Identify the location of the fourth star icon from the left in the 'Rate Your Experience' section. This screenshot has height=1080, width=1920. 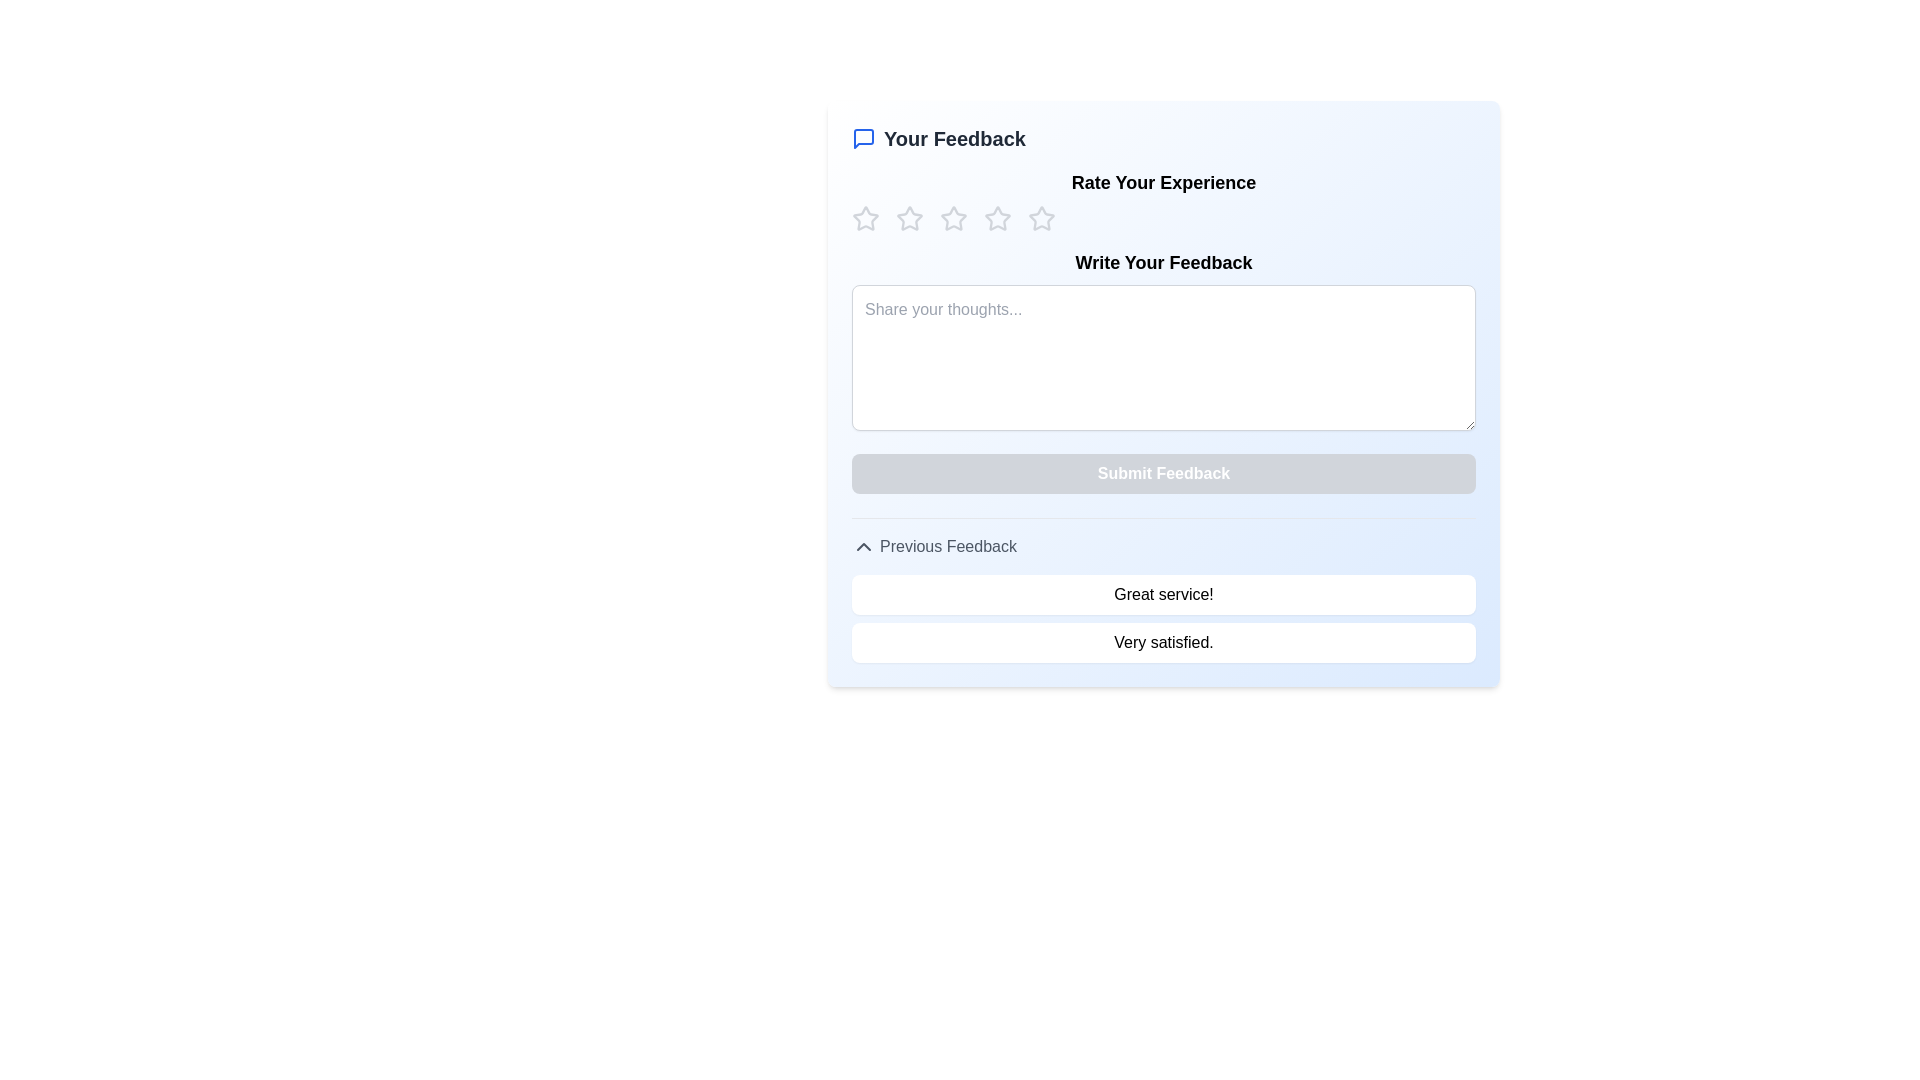
(1040, 218).